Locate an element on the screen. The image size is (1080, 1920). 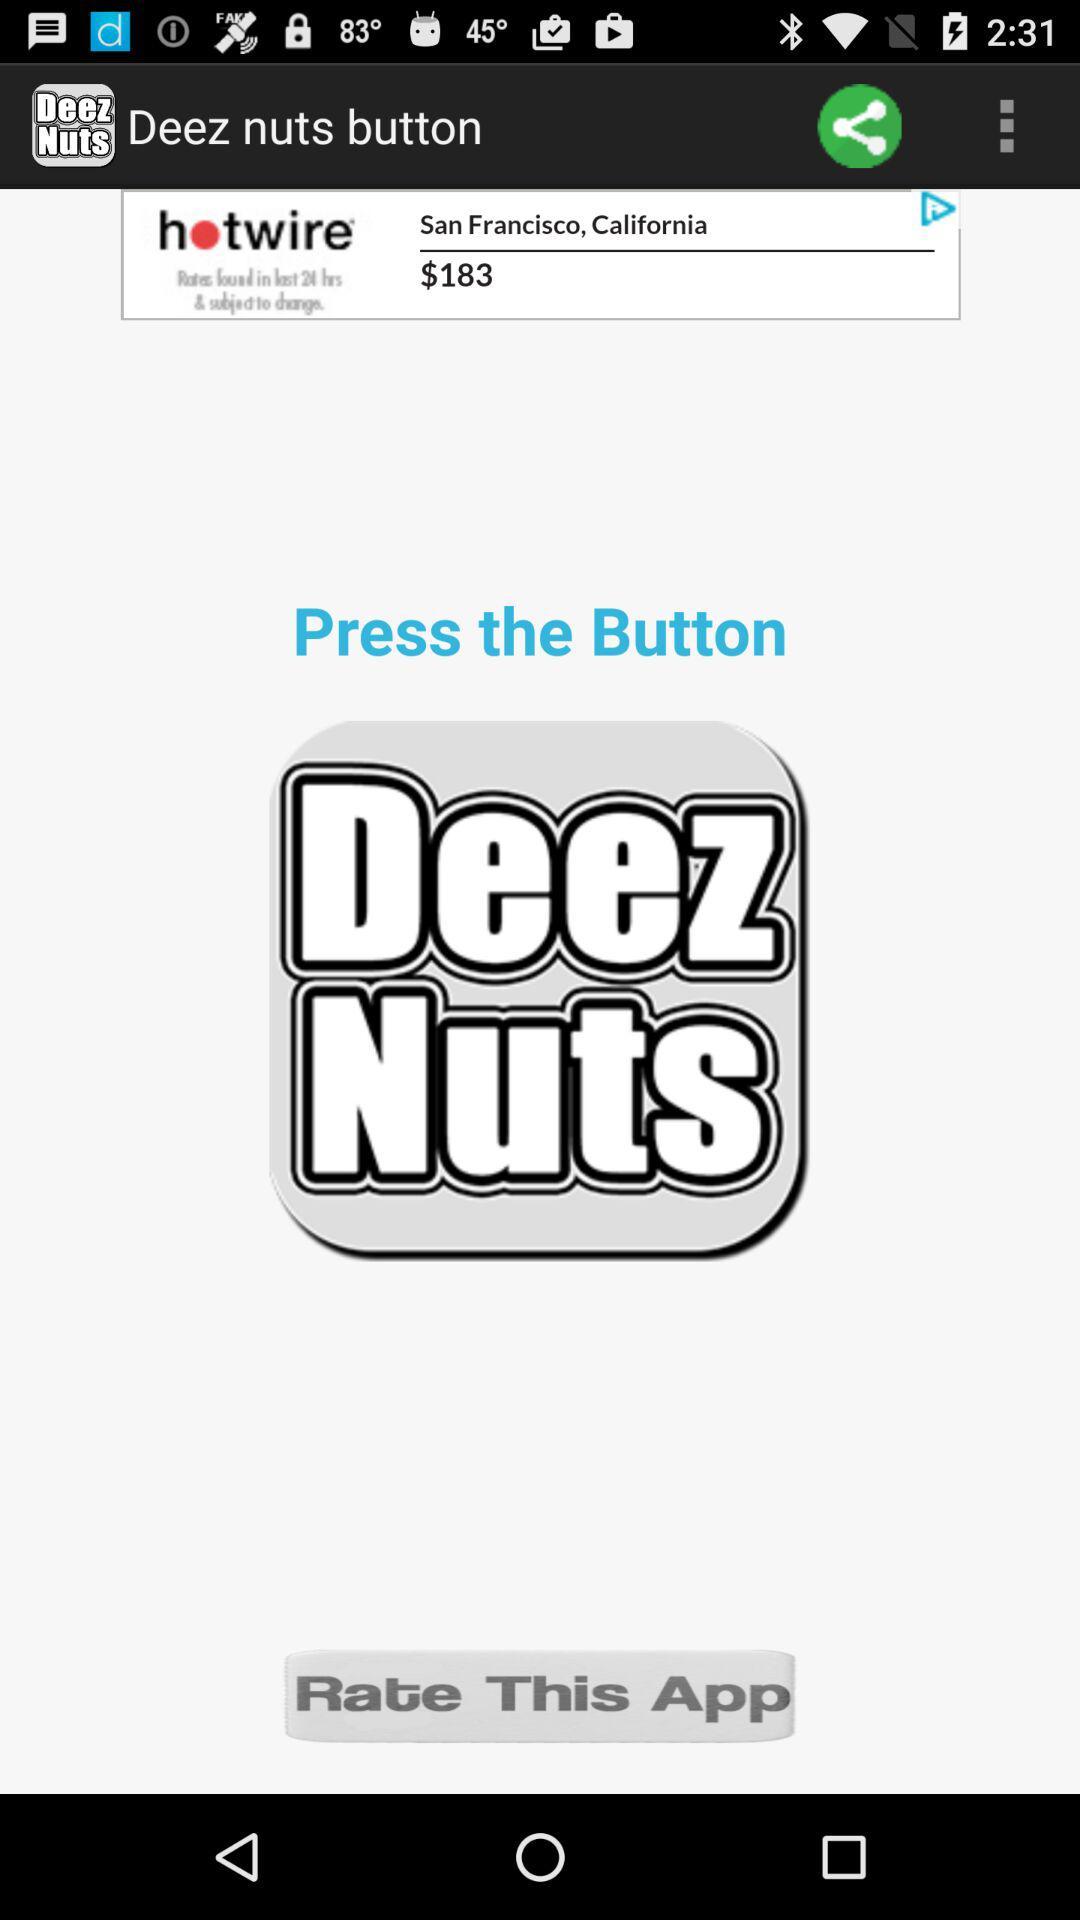
advertising pop up banner is located at coordinates (540, 253).